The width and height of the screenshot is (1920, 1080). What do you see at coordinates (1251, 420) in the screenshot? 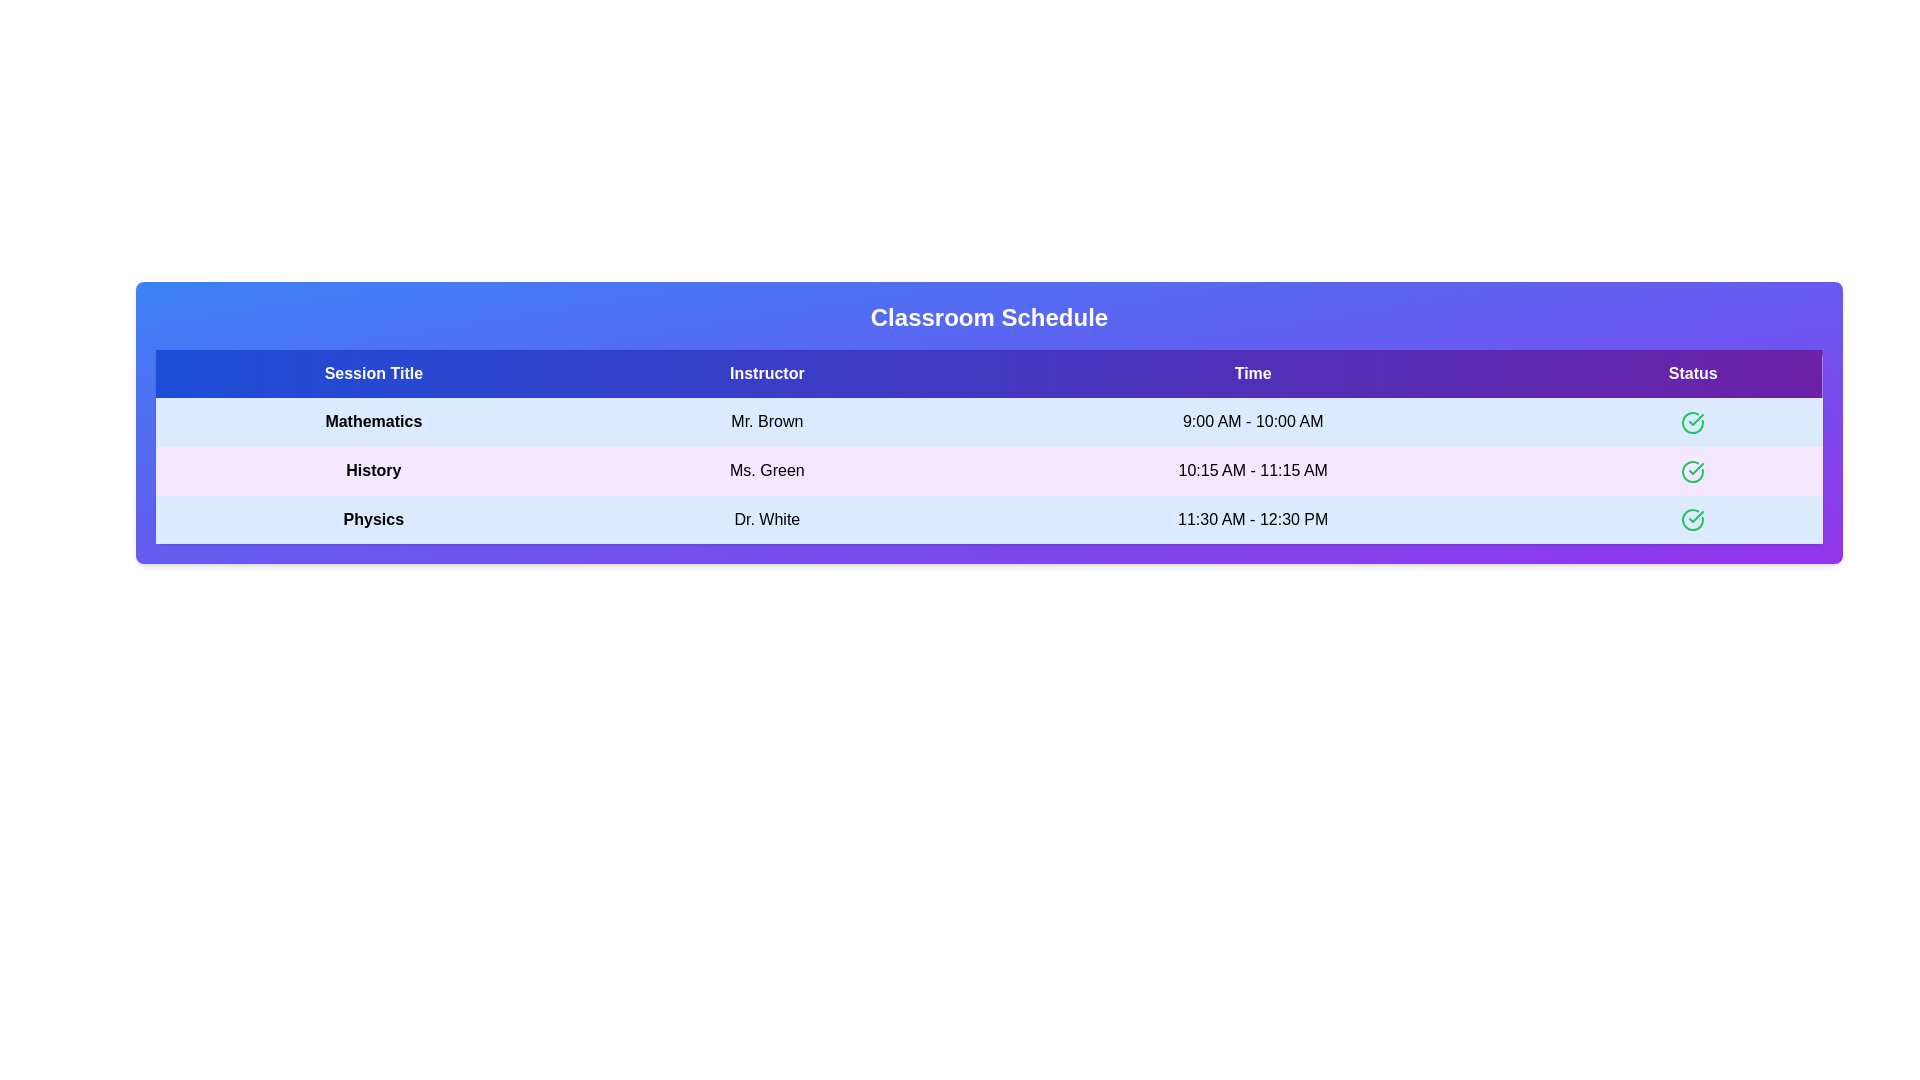
I see `the text element 9:00 AM - 10:00 AM to select or copy its content` at bounding box center [1251, 420].